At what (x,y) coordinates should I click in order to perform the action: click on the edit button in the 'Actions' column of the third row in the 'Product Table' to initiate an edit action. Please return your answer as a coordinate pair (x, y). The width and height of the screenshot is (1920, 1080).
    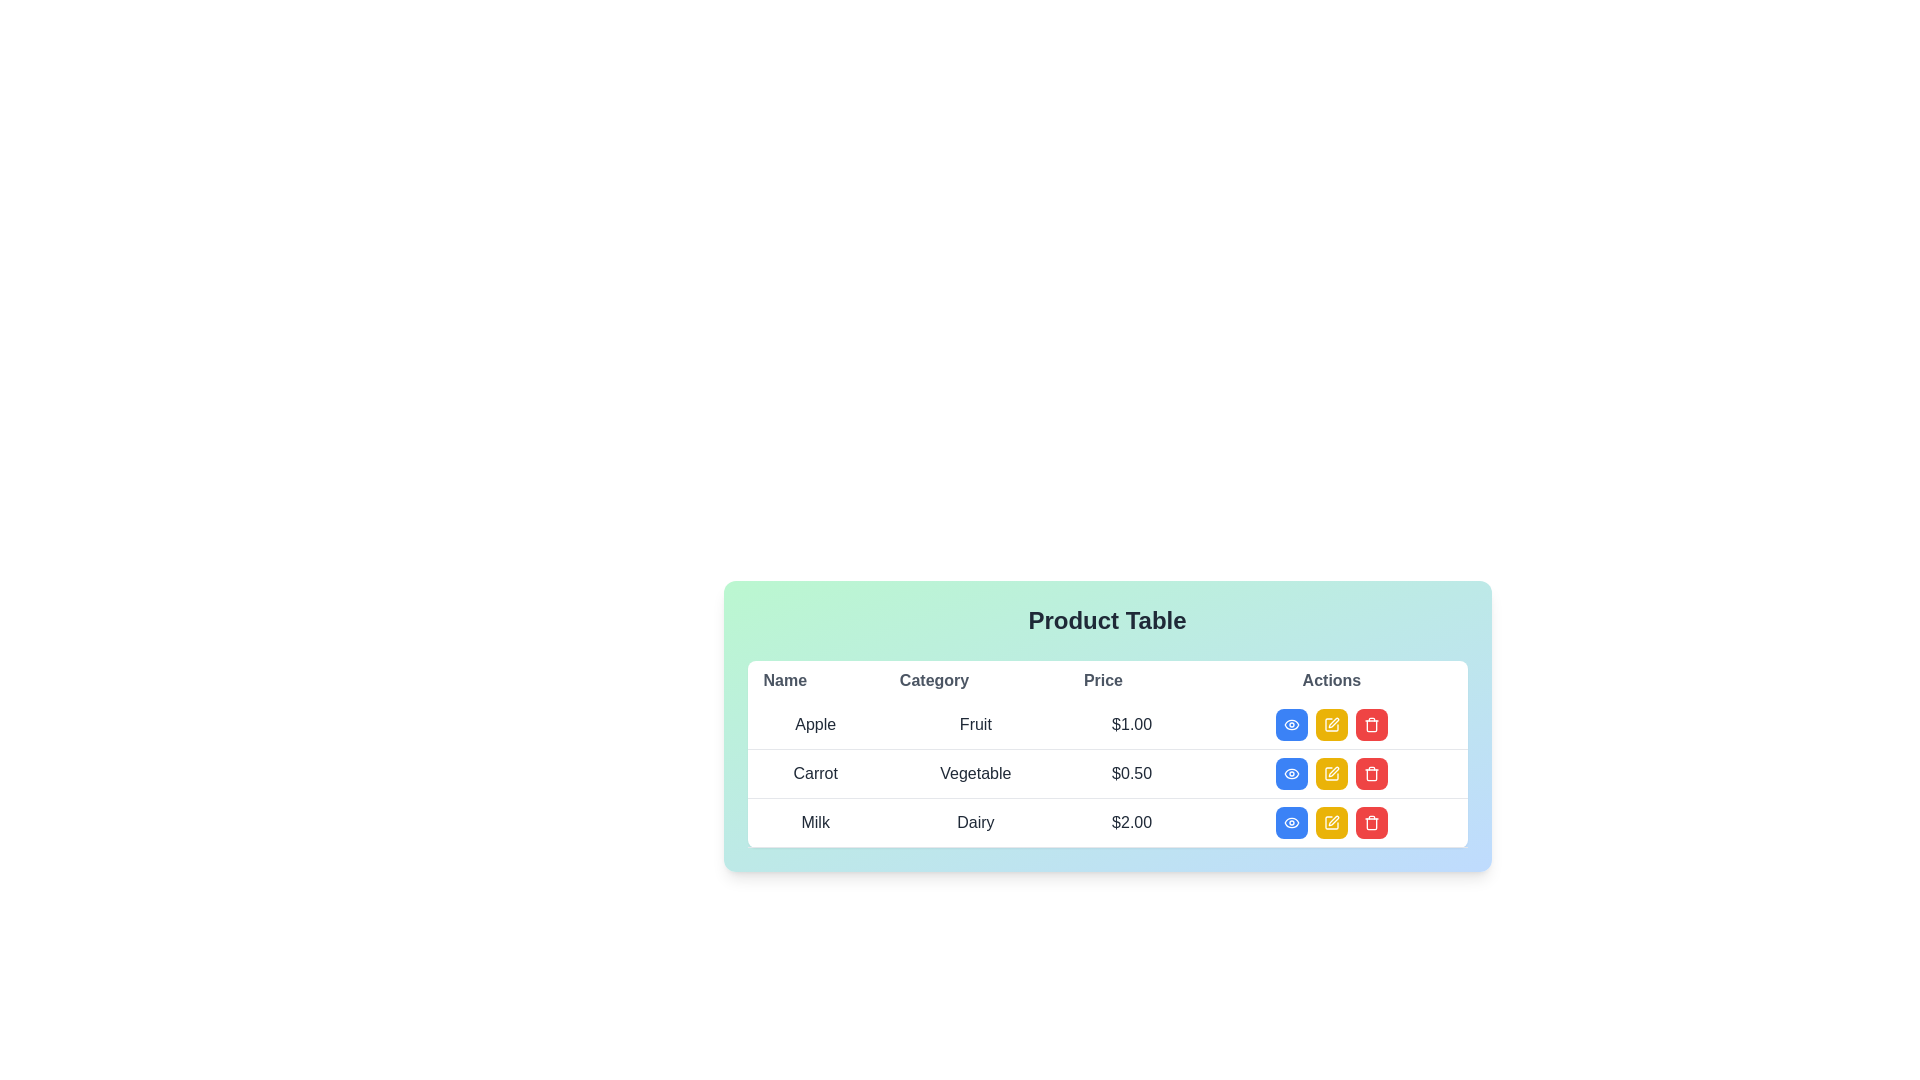
    Looking at the image, I should click on (1331, 822).